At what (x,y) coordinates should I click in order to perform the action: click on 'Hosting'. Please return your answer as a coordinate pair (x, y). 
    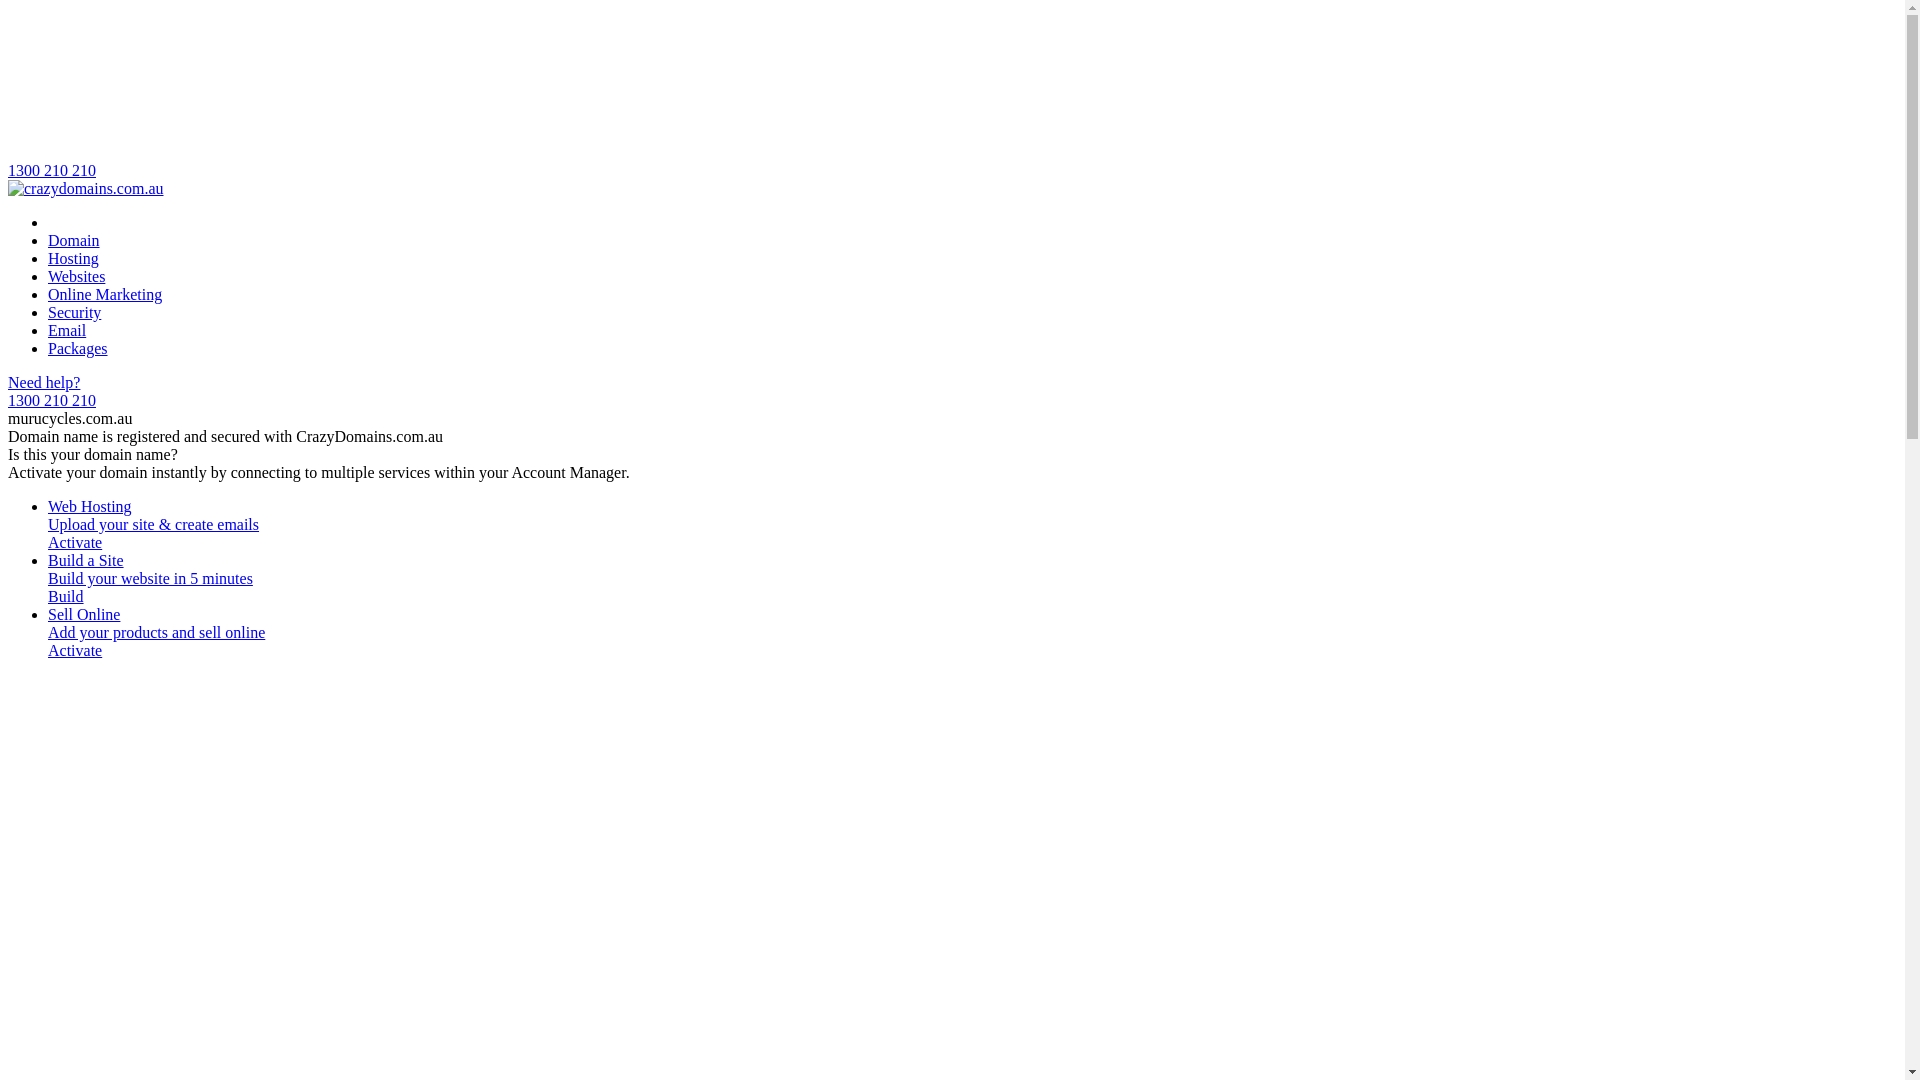
    Looking at the image, I should click on (73, 257).